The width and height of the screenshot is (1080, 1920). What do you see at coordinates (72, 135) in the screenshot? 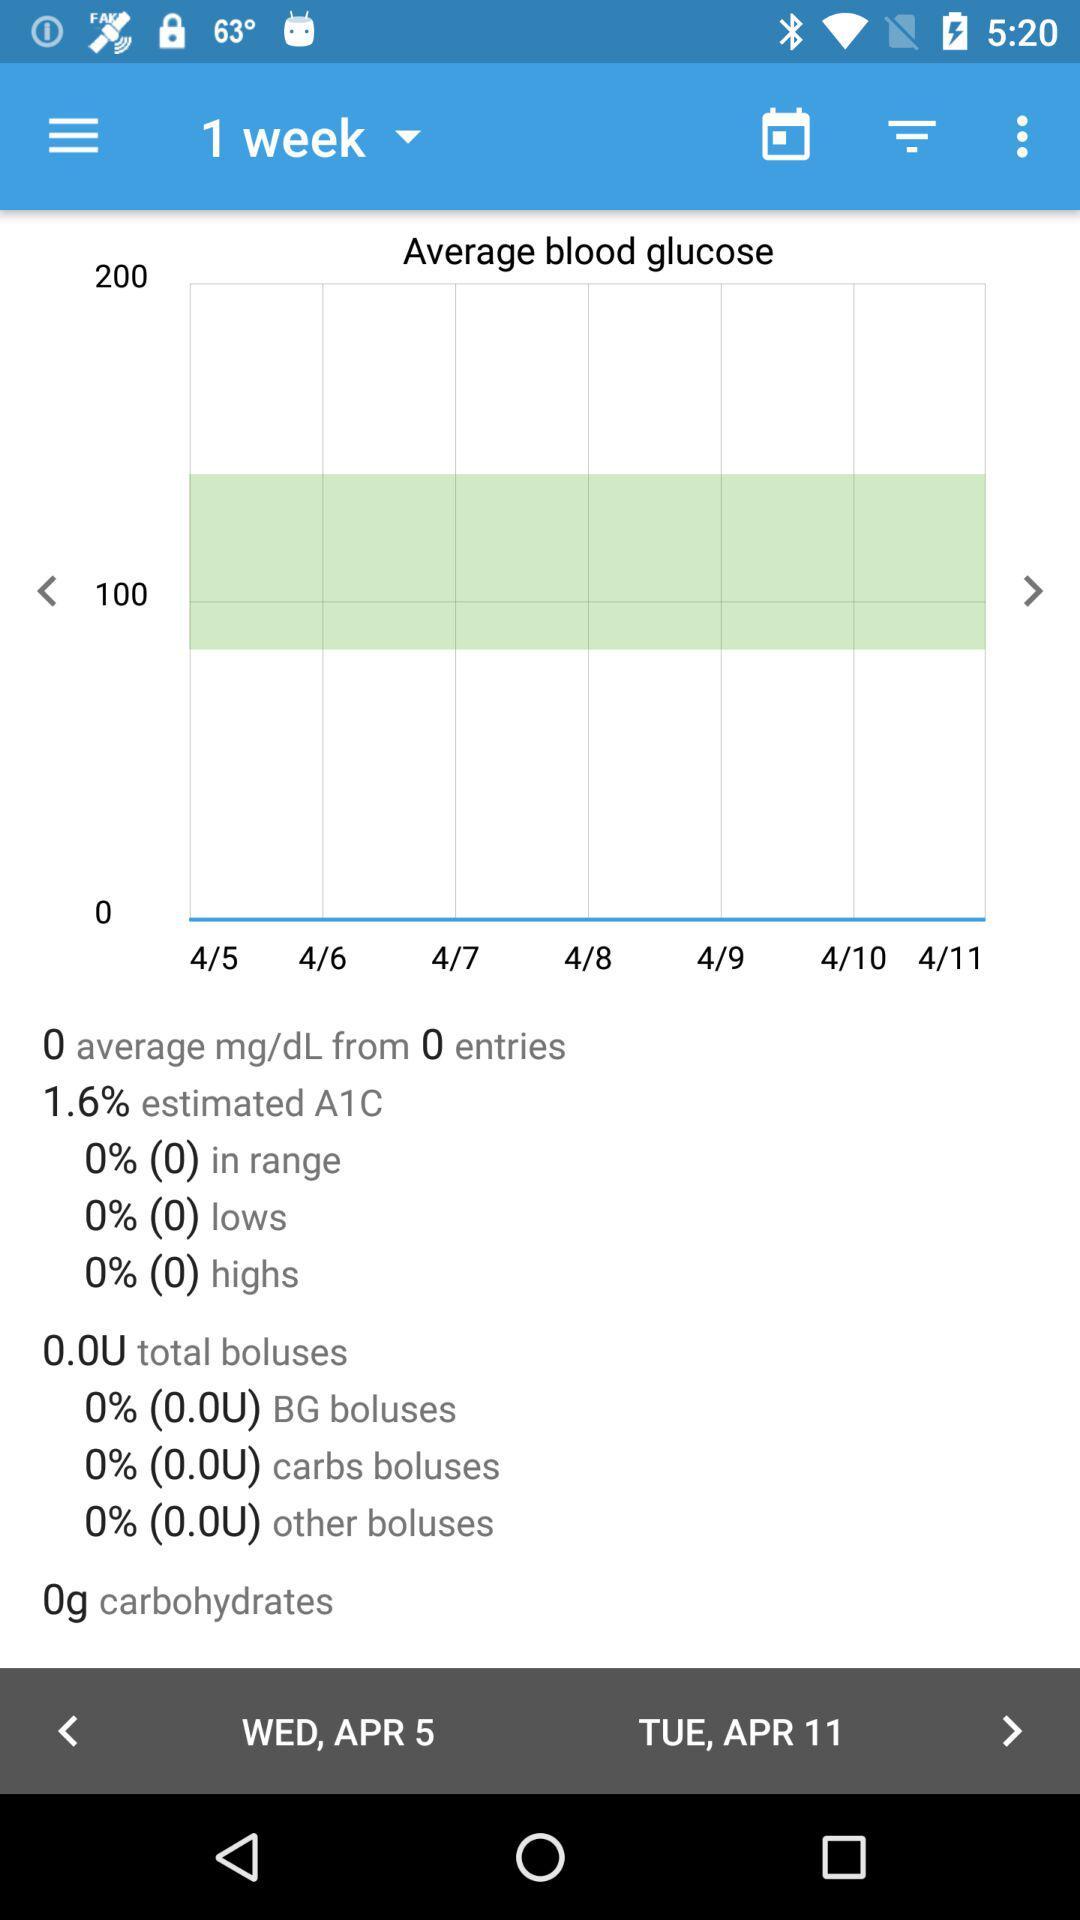
I see `icon to the left of the 1 week icon` at bounding box center [72, 135].